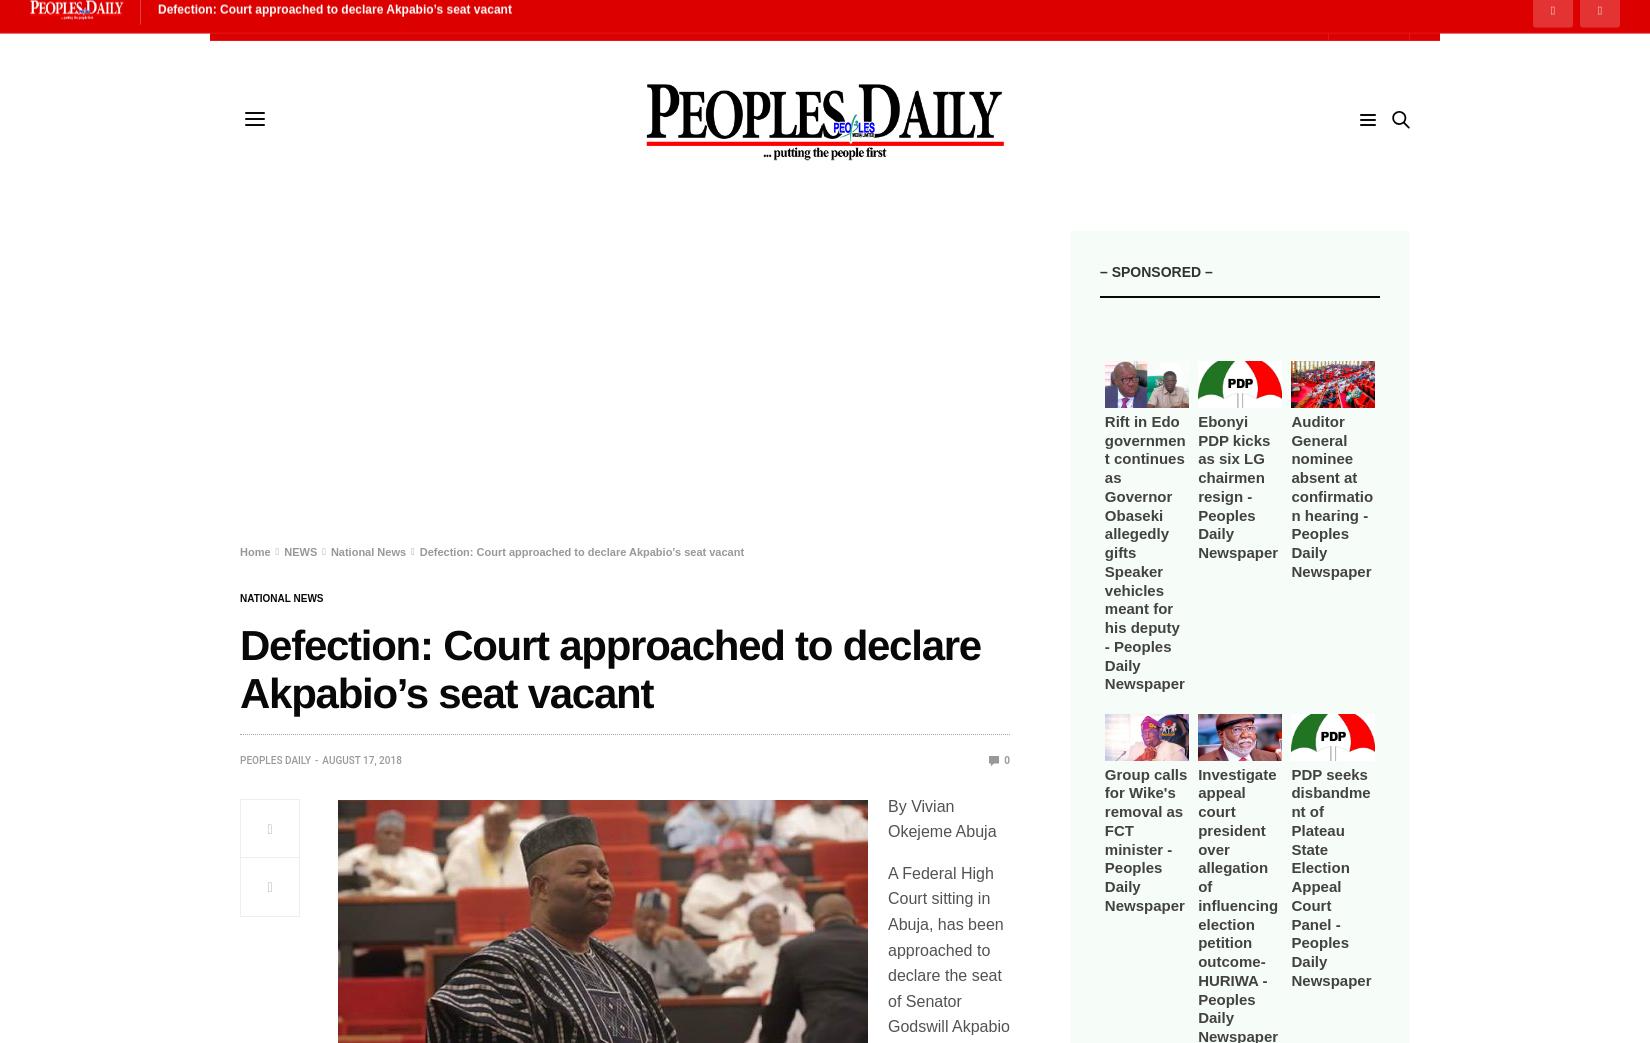  I want to click on '0', so click(1005, 758).